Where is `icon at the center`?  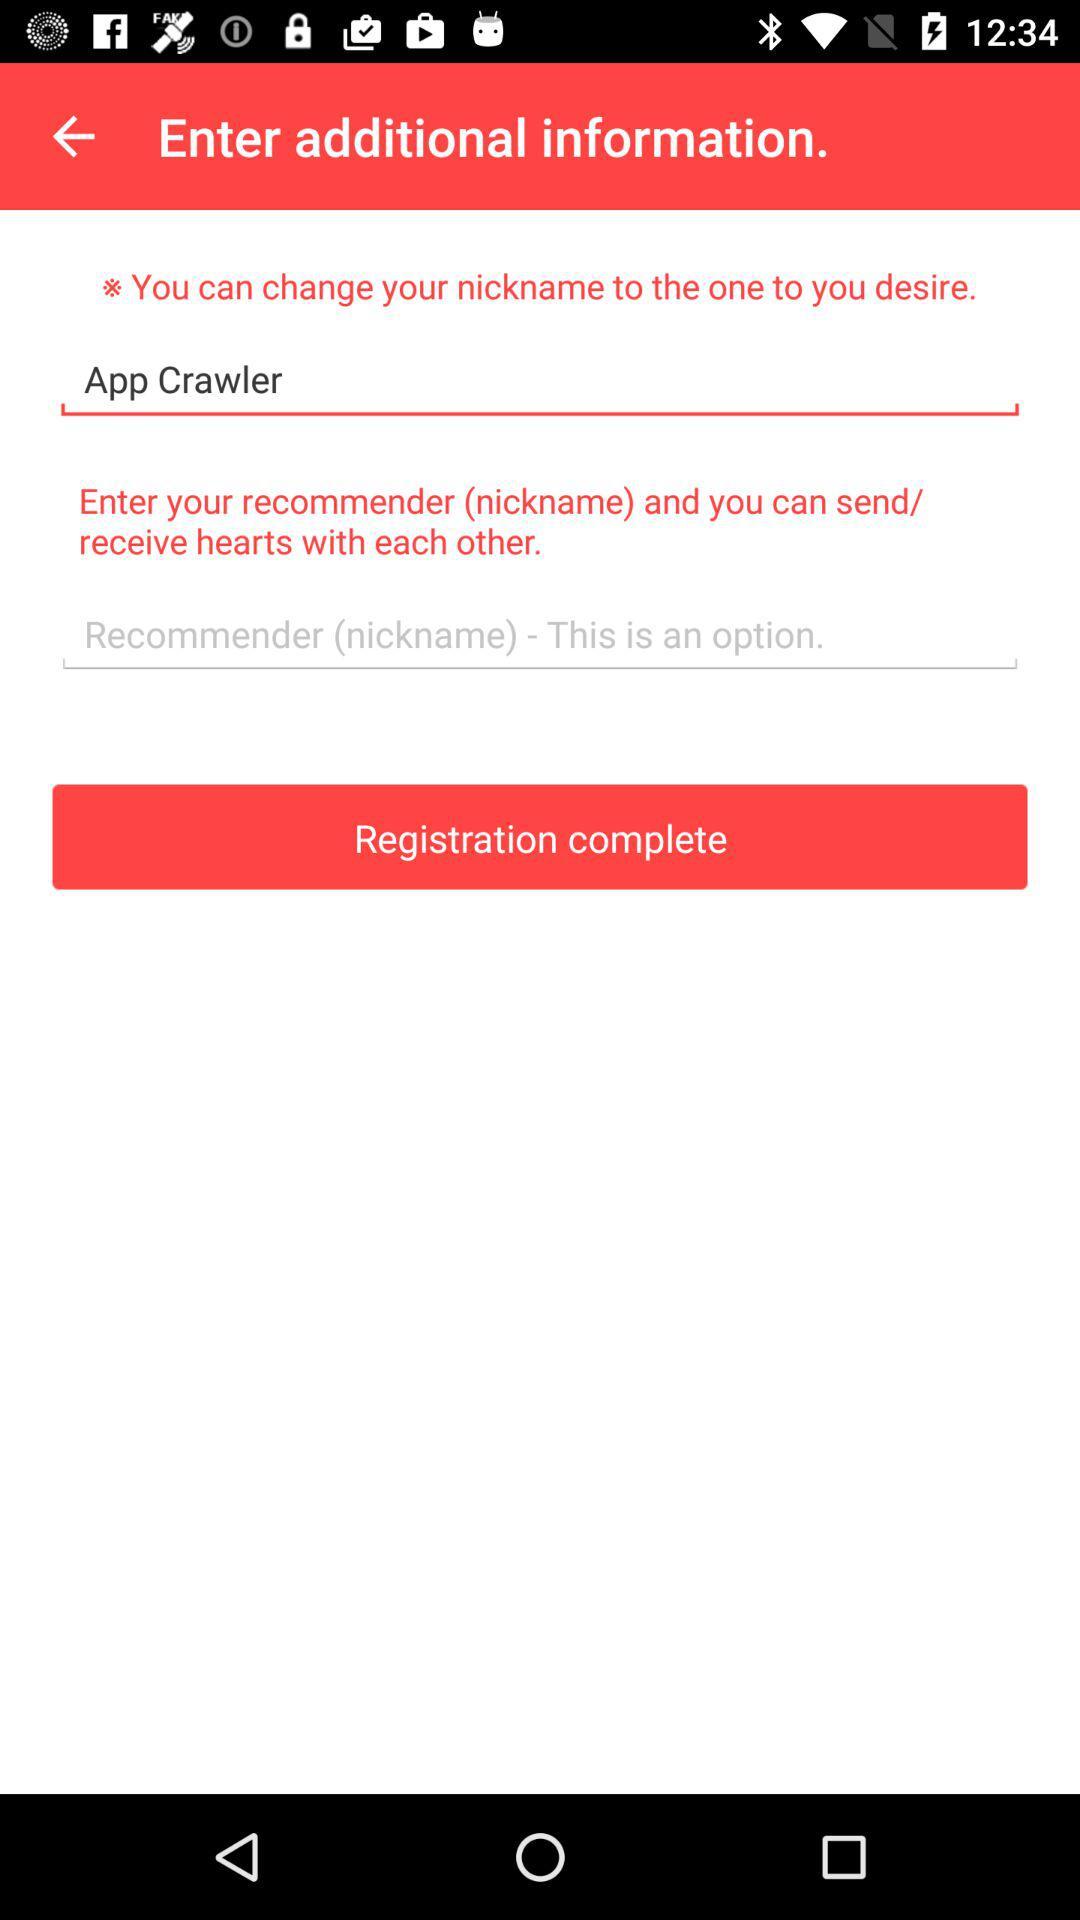
icon at the center is located at coordinates (540, 836).